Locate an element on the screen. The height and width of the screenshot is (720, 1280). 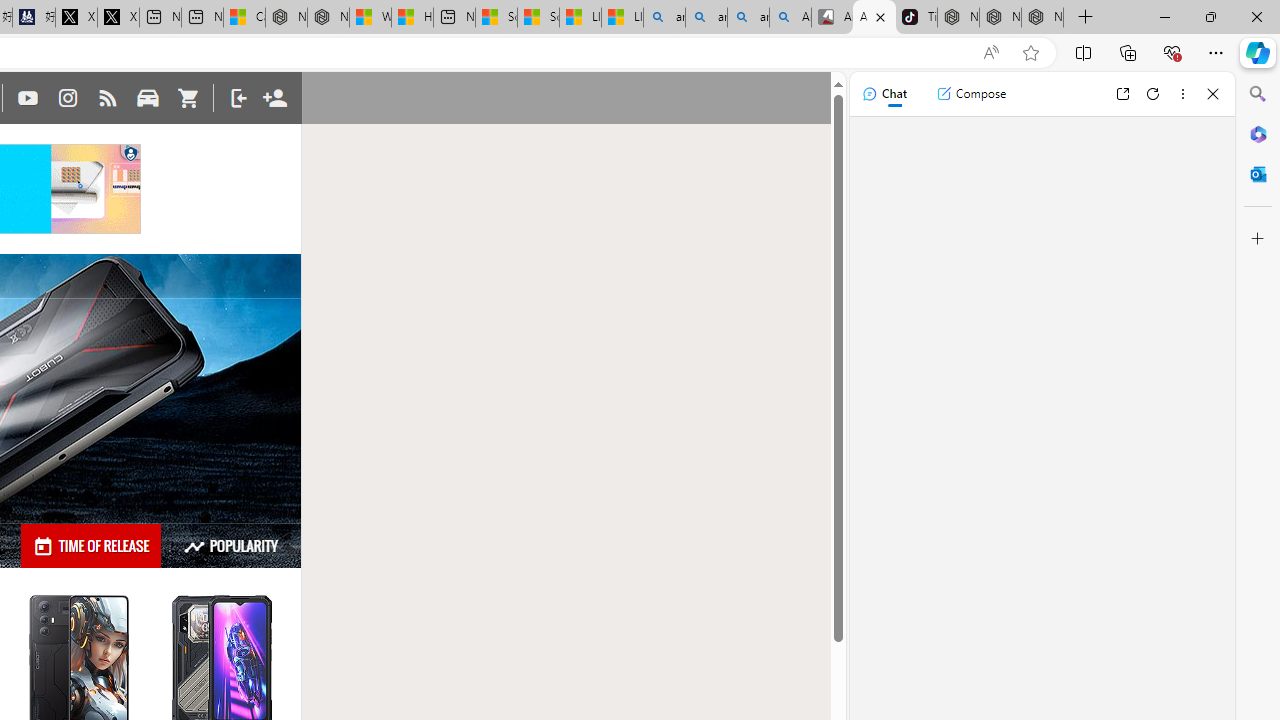
'Compose' is located at coordinates (971, 93).